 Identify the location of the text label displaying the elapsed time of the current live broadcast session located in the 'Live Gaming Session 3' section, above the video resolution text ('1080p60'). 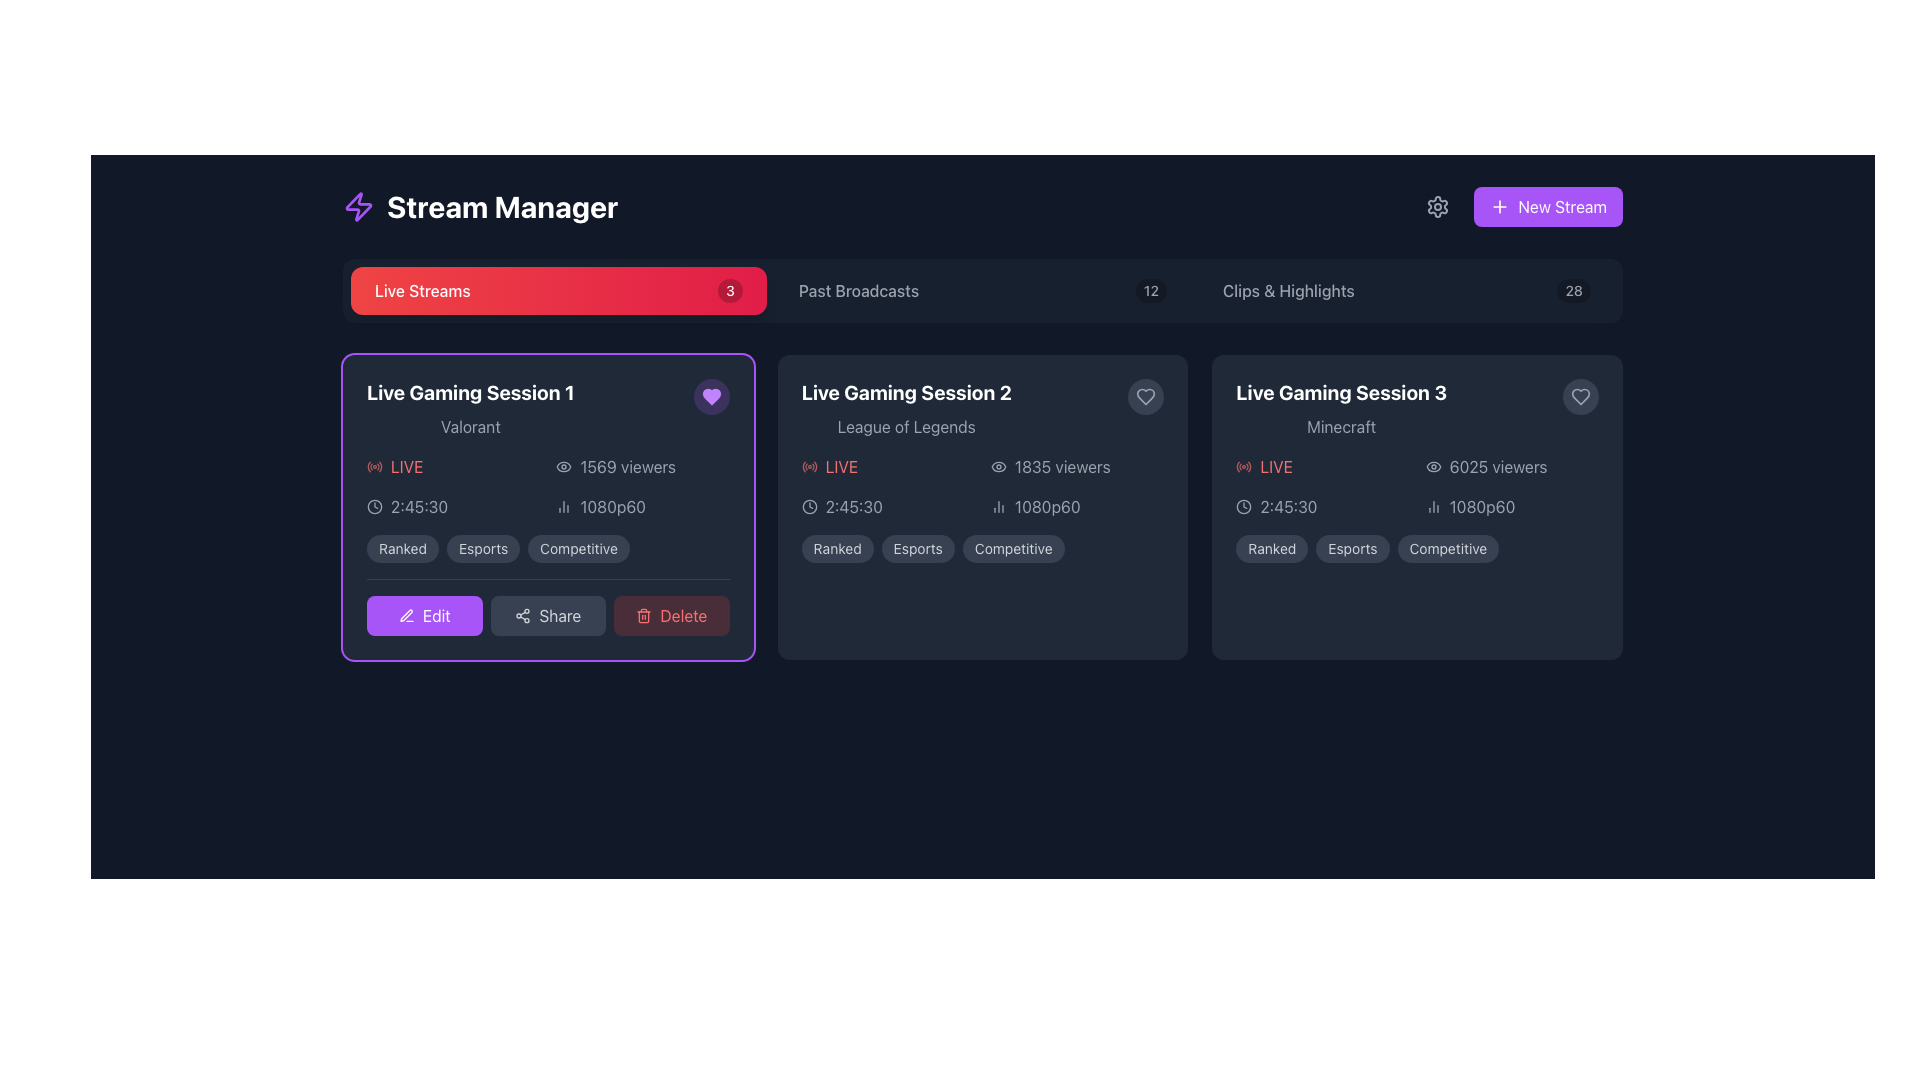
(1288, 505).